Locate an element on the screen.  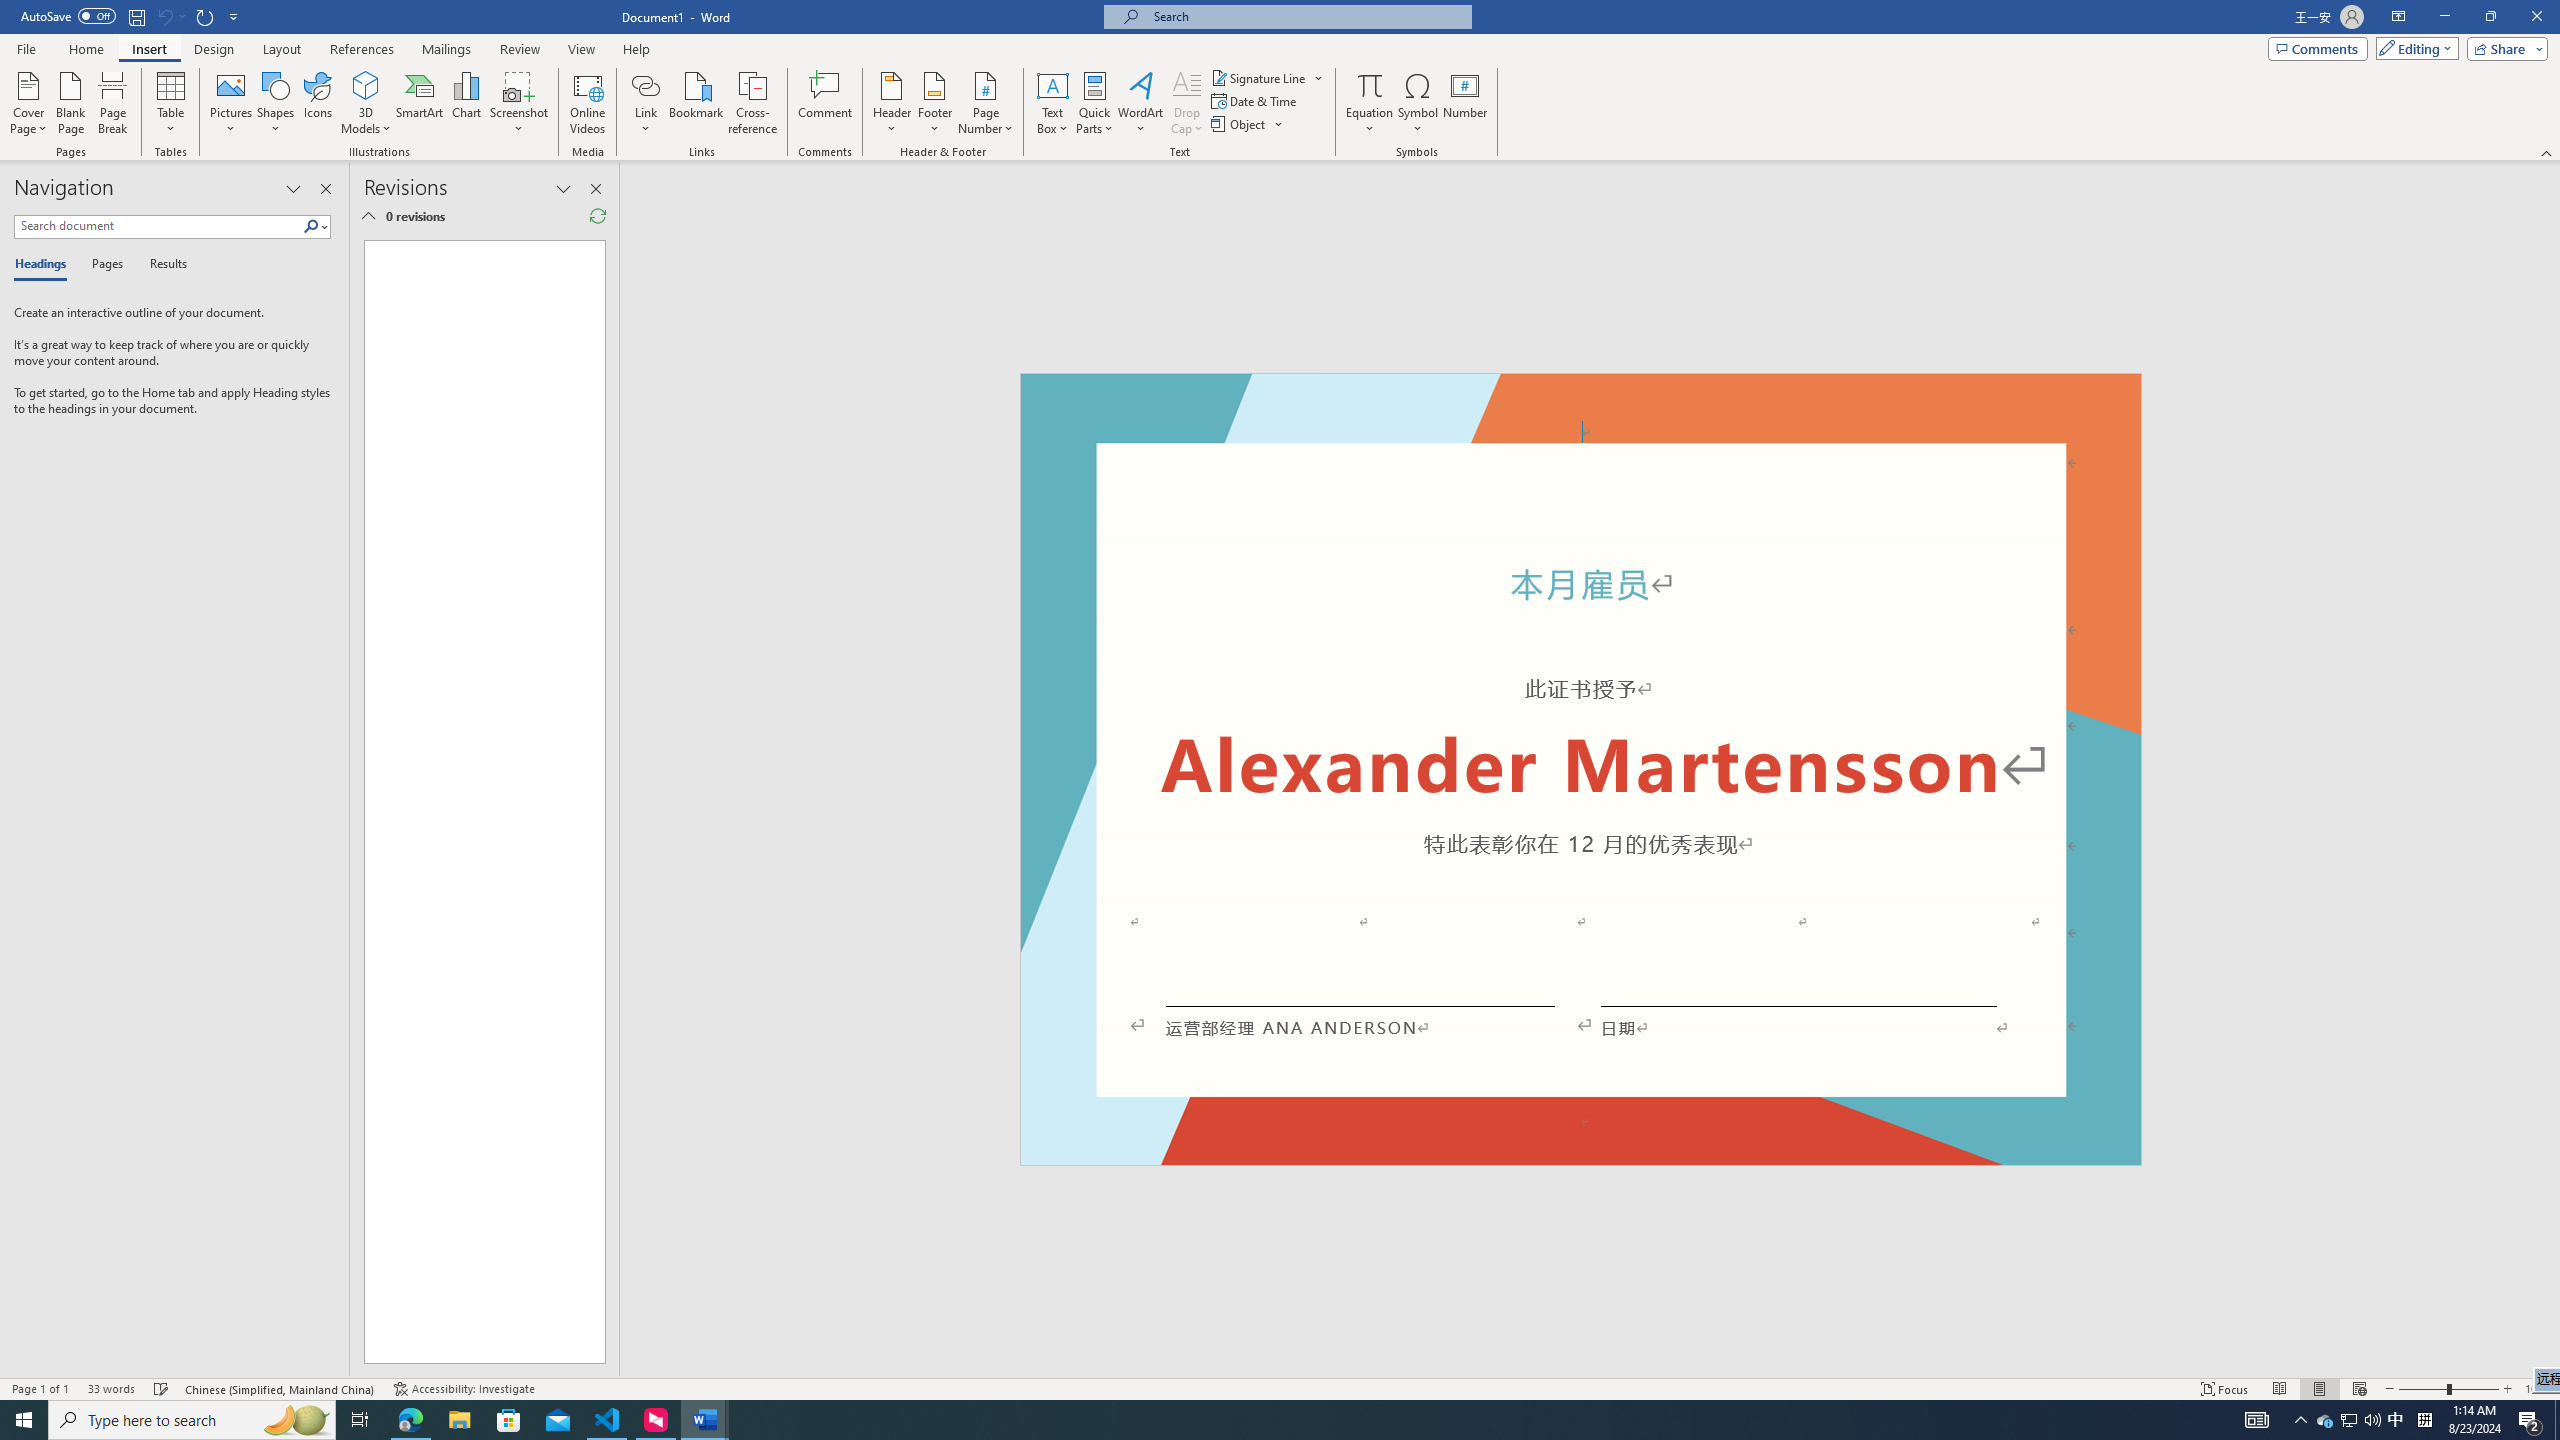
'Comment' is located at coordinates (824, 103).